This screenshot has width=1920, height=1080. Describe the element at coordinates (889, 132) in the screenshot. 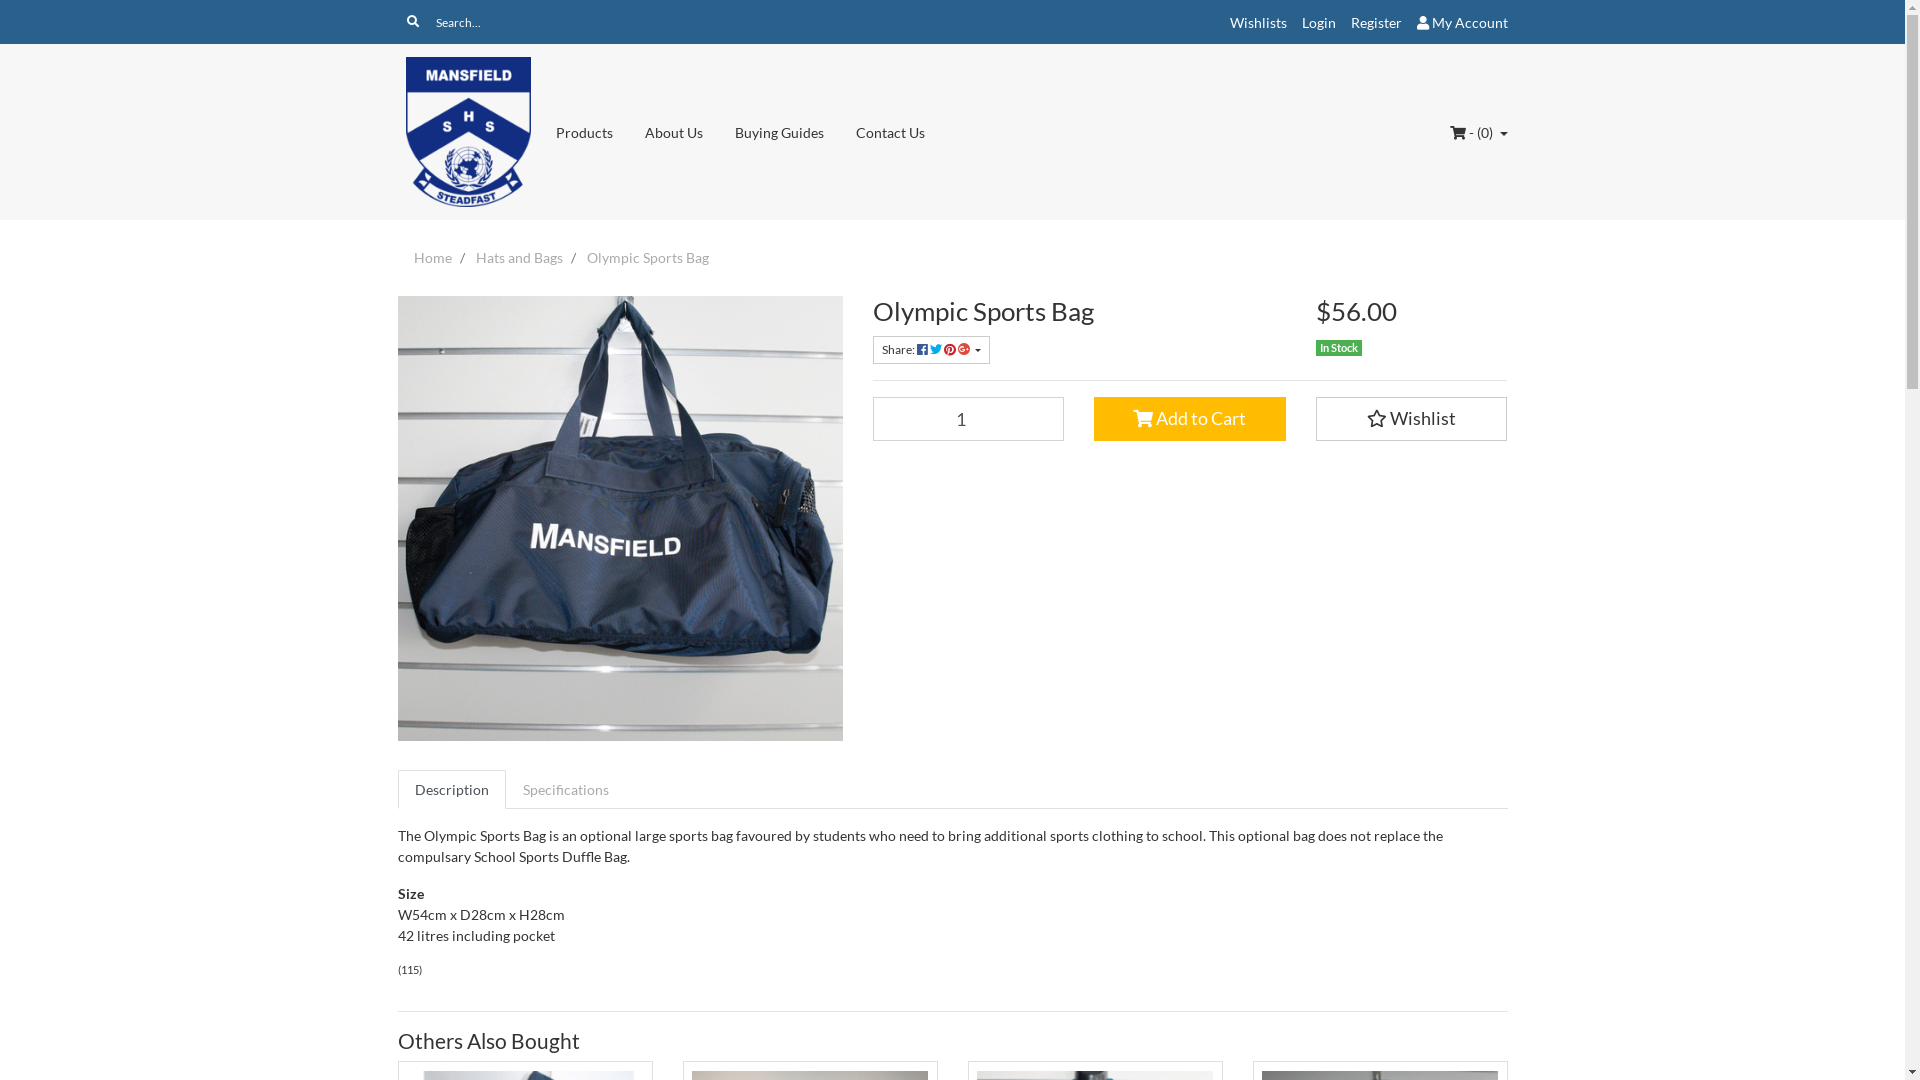

I see `'Contact Us'` at that location.